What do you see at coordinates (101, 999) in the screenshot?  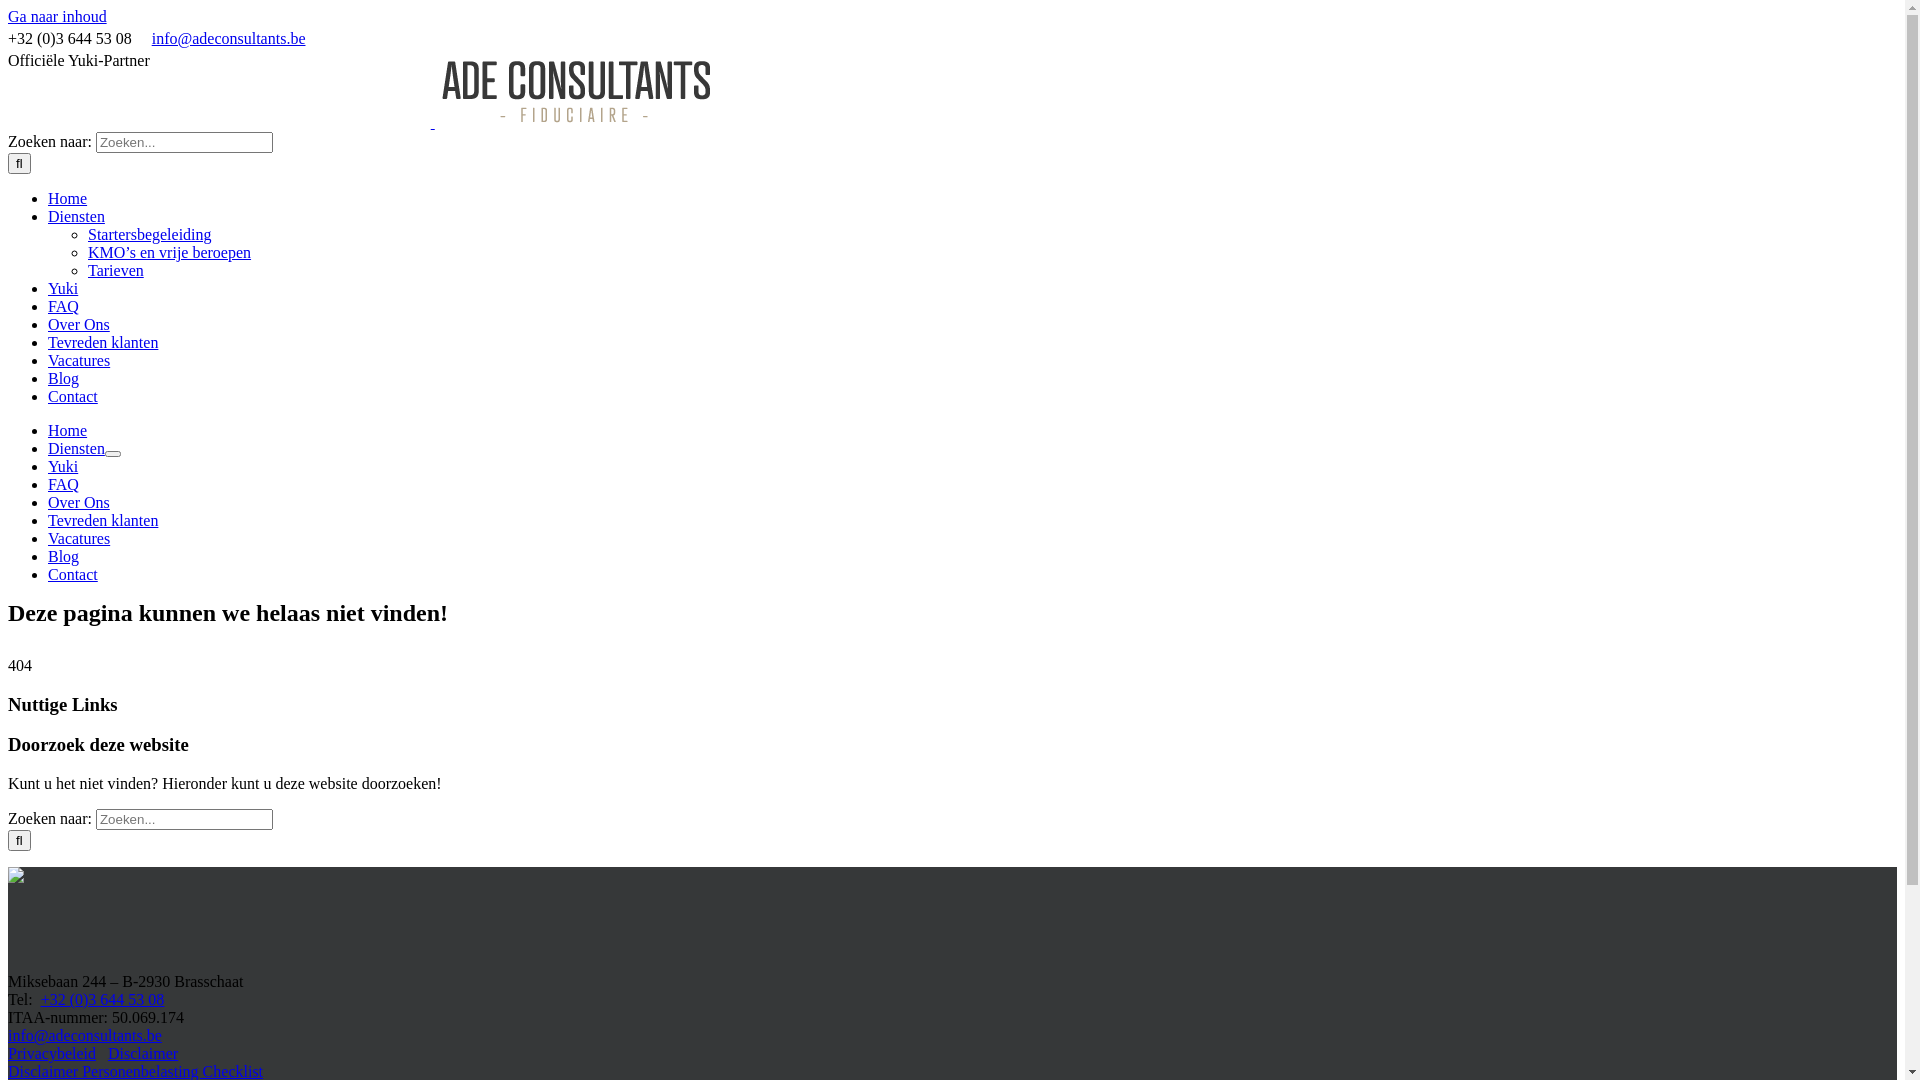 I see `'+32 (0)3 644 53 08'` at bounding box center [101, 999].